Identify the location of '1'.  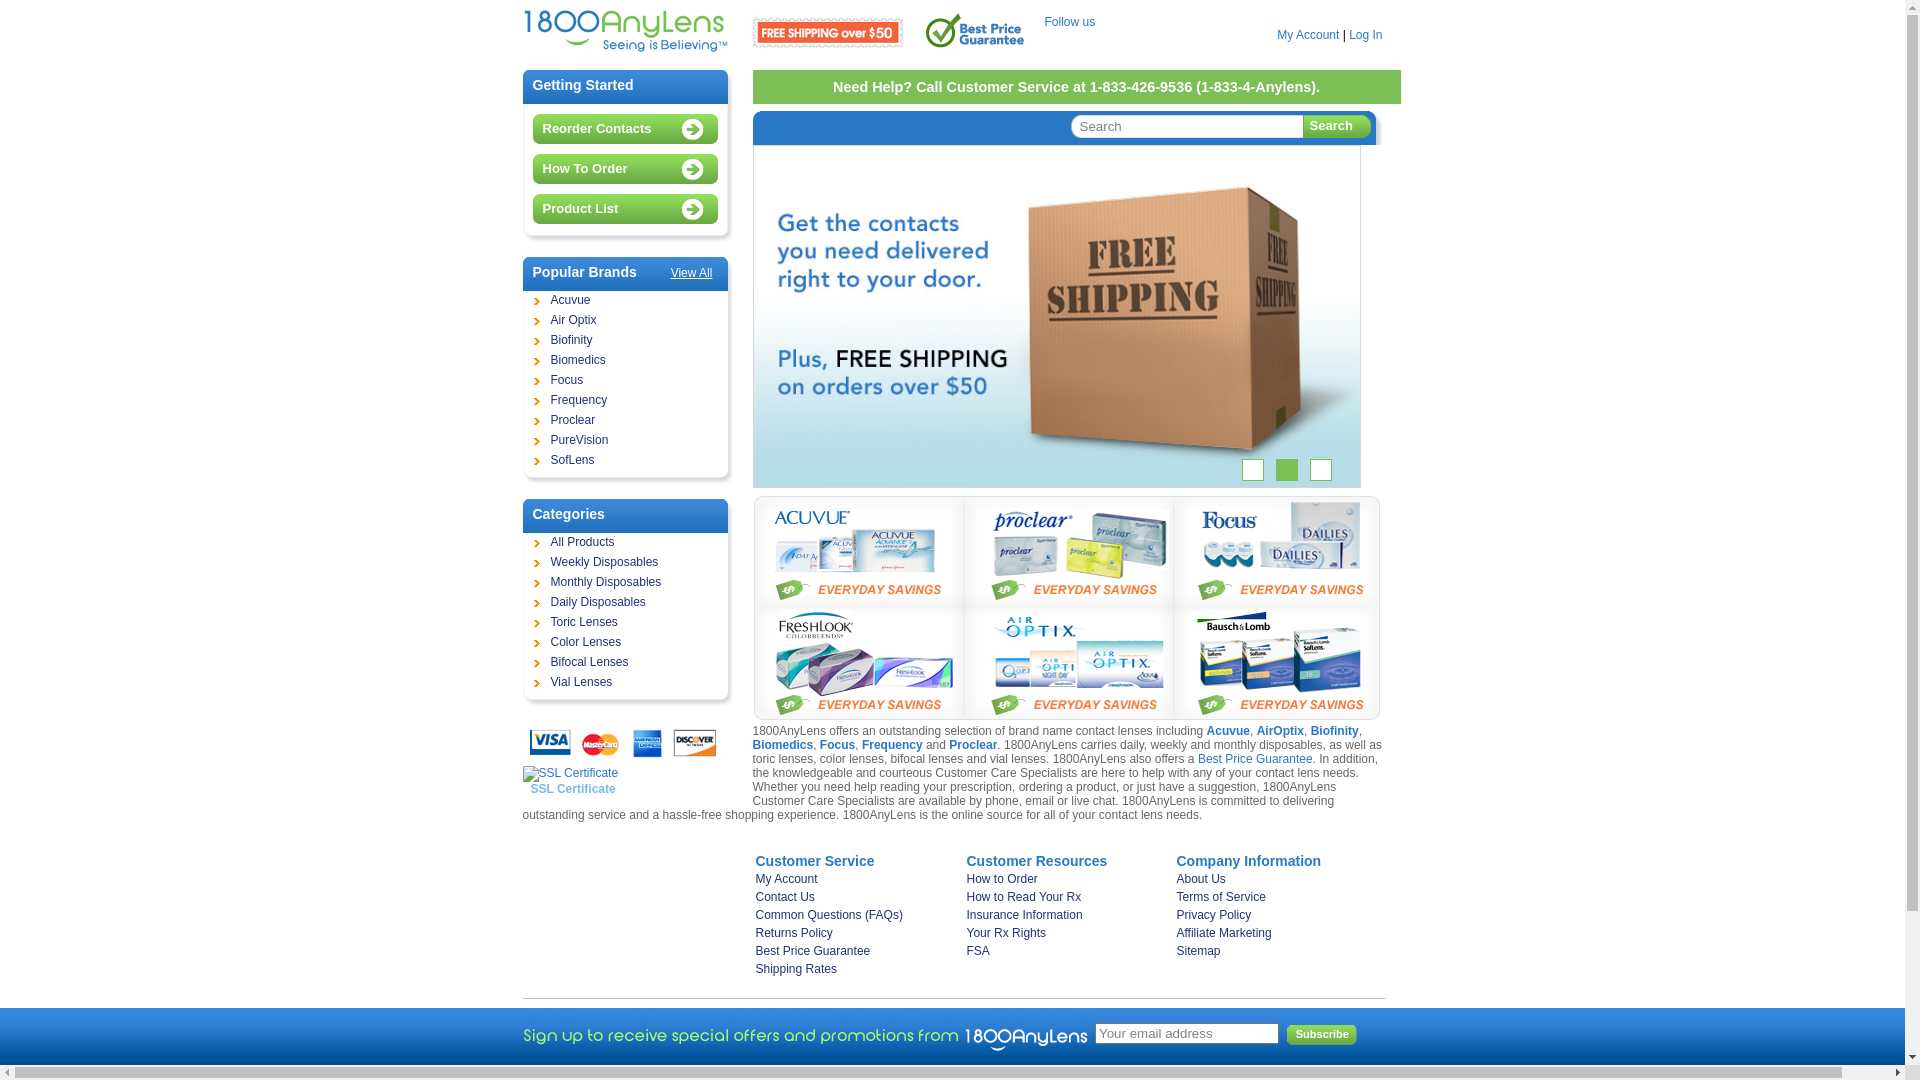
(1241, 470).